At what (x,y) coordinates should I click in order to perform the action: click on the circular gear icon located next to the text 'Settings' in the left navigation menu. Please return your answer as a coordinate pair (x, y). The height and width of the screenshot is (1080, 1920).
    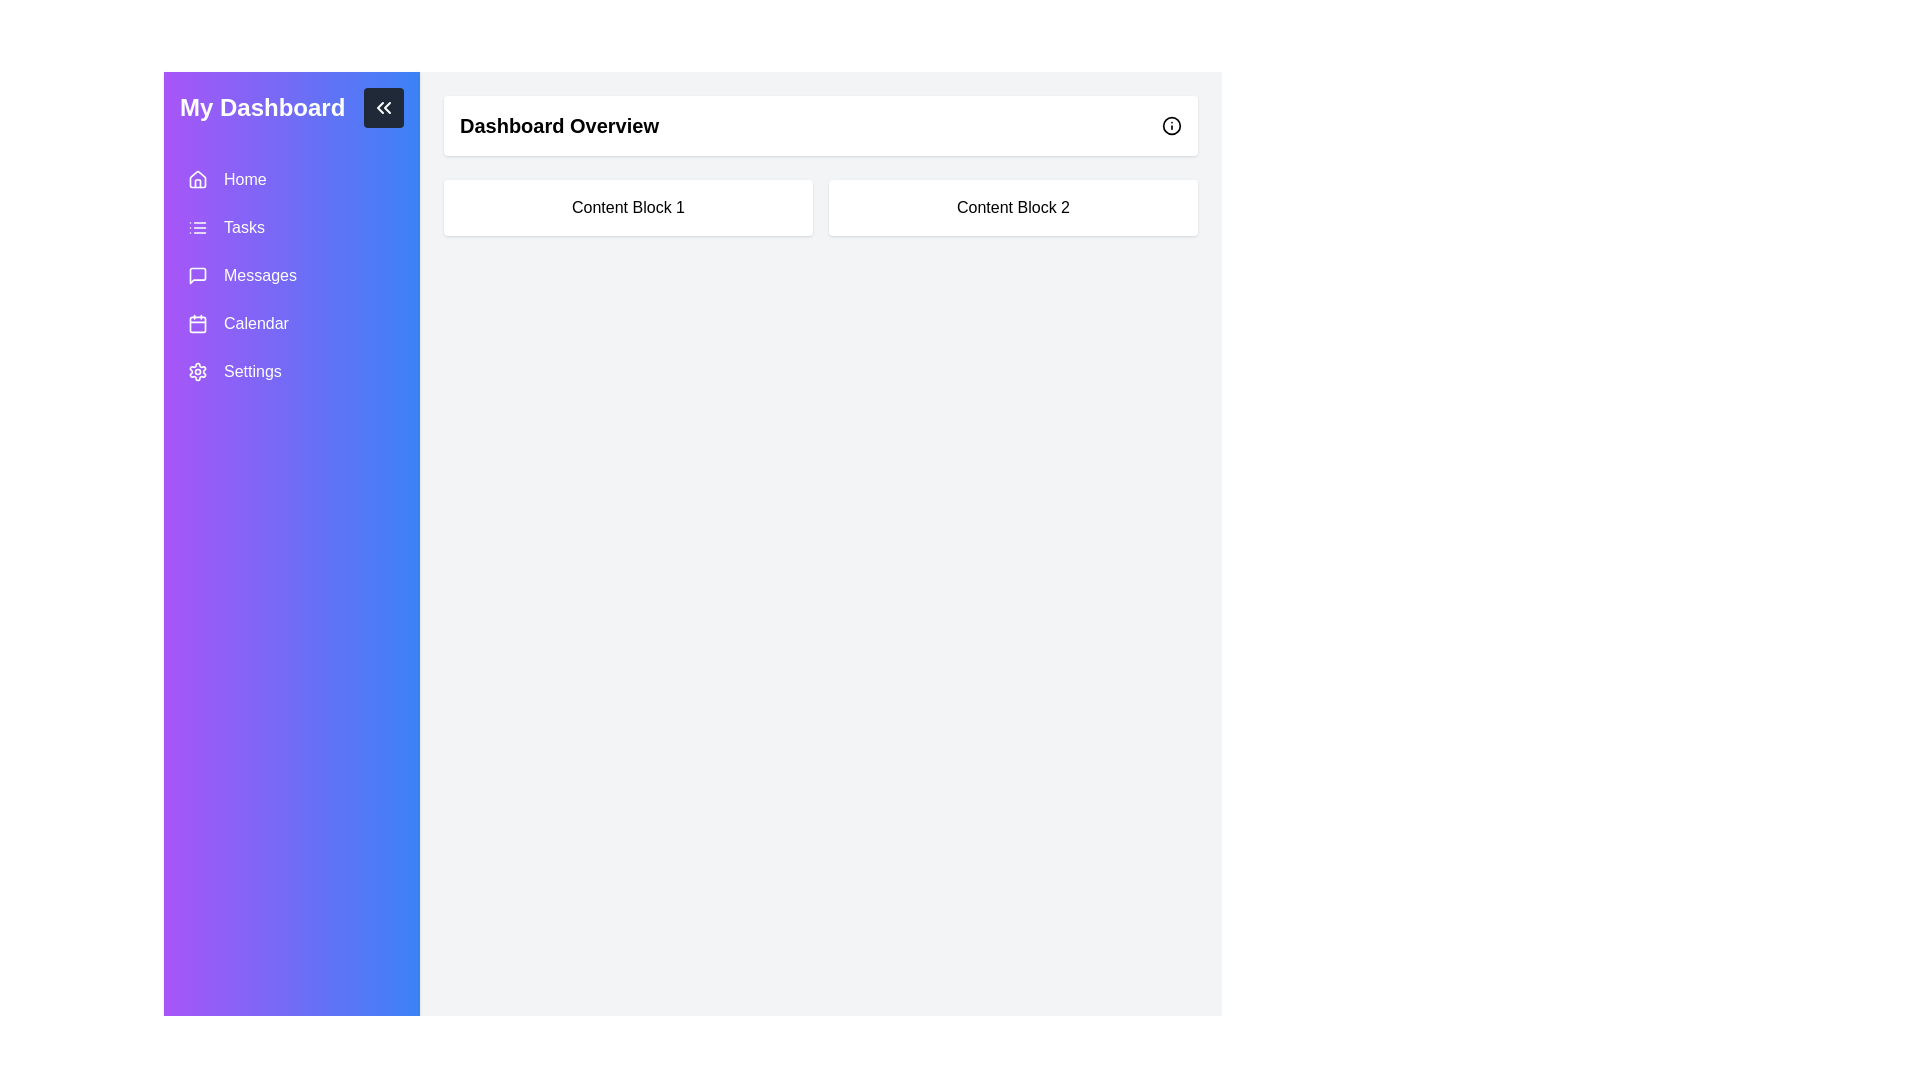
    Looking at the image, I should click on (197, 371).